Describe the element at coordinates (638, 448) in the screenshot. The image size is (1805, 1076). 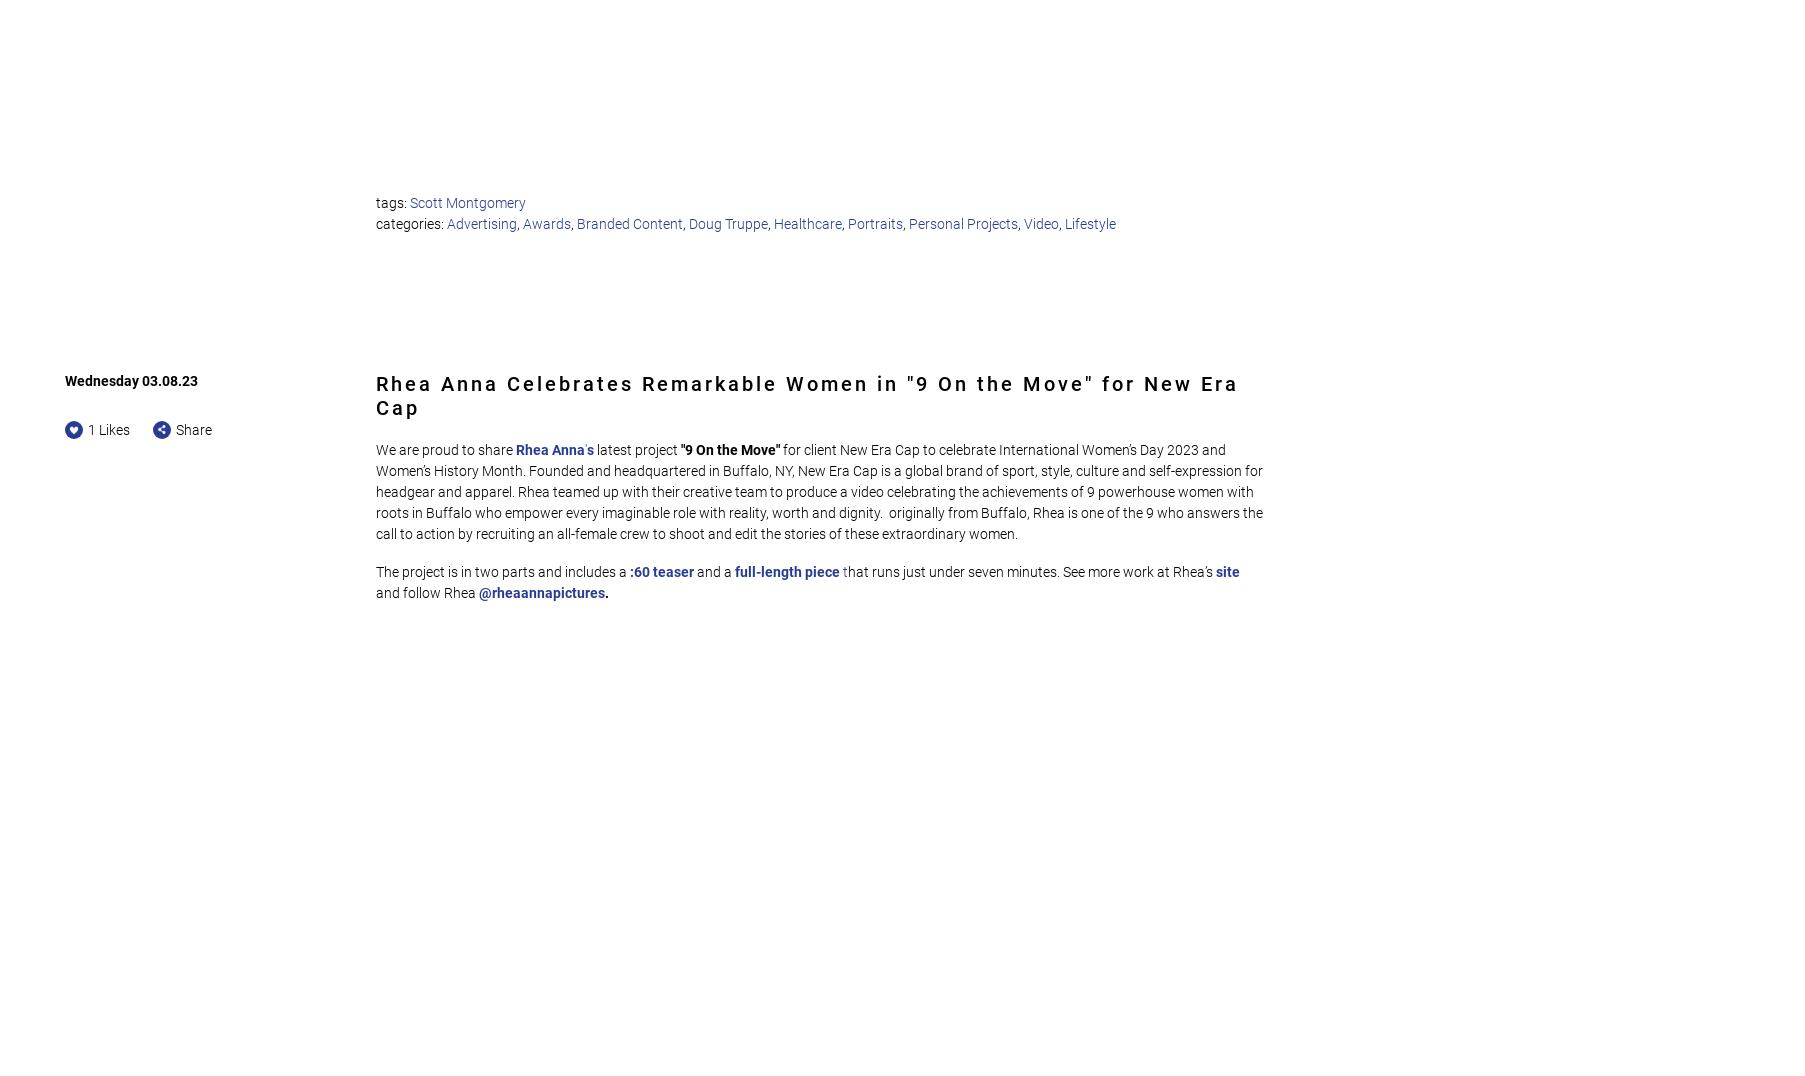
I see `'latest project'` at that location.